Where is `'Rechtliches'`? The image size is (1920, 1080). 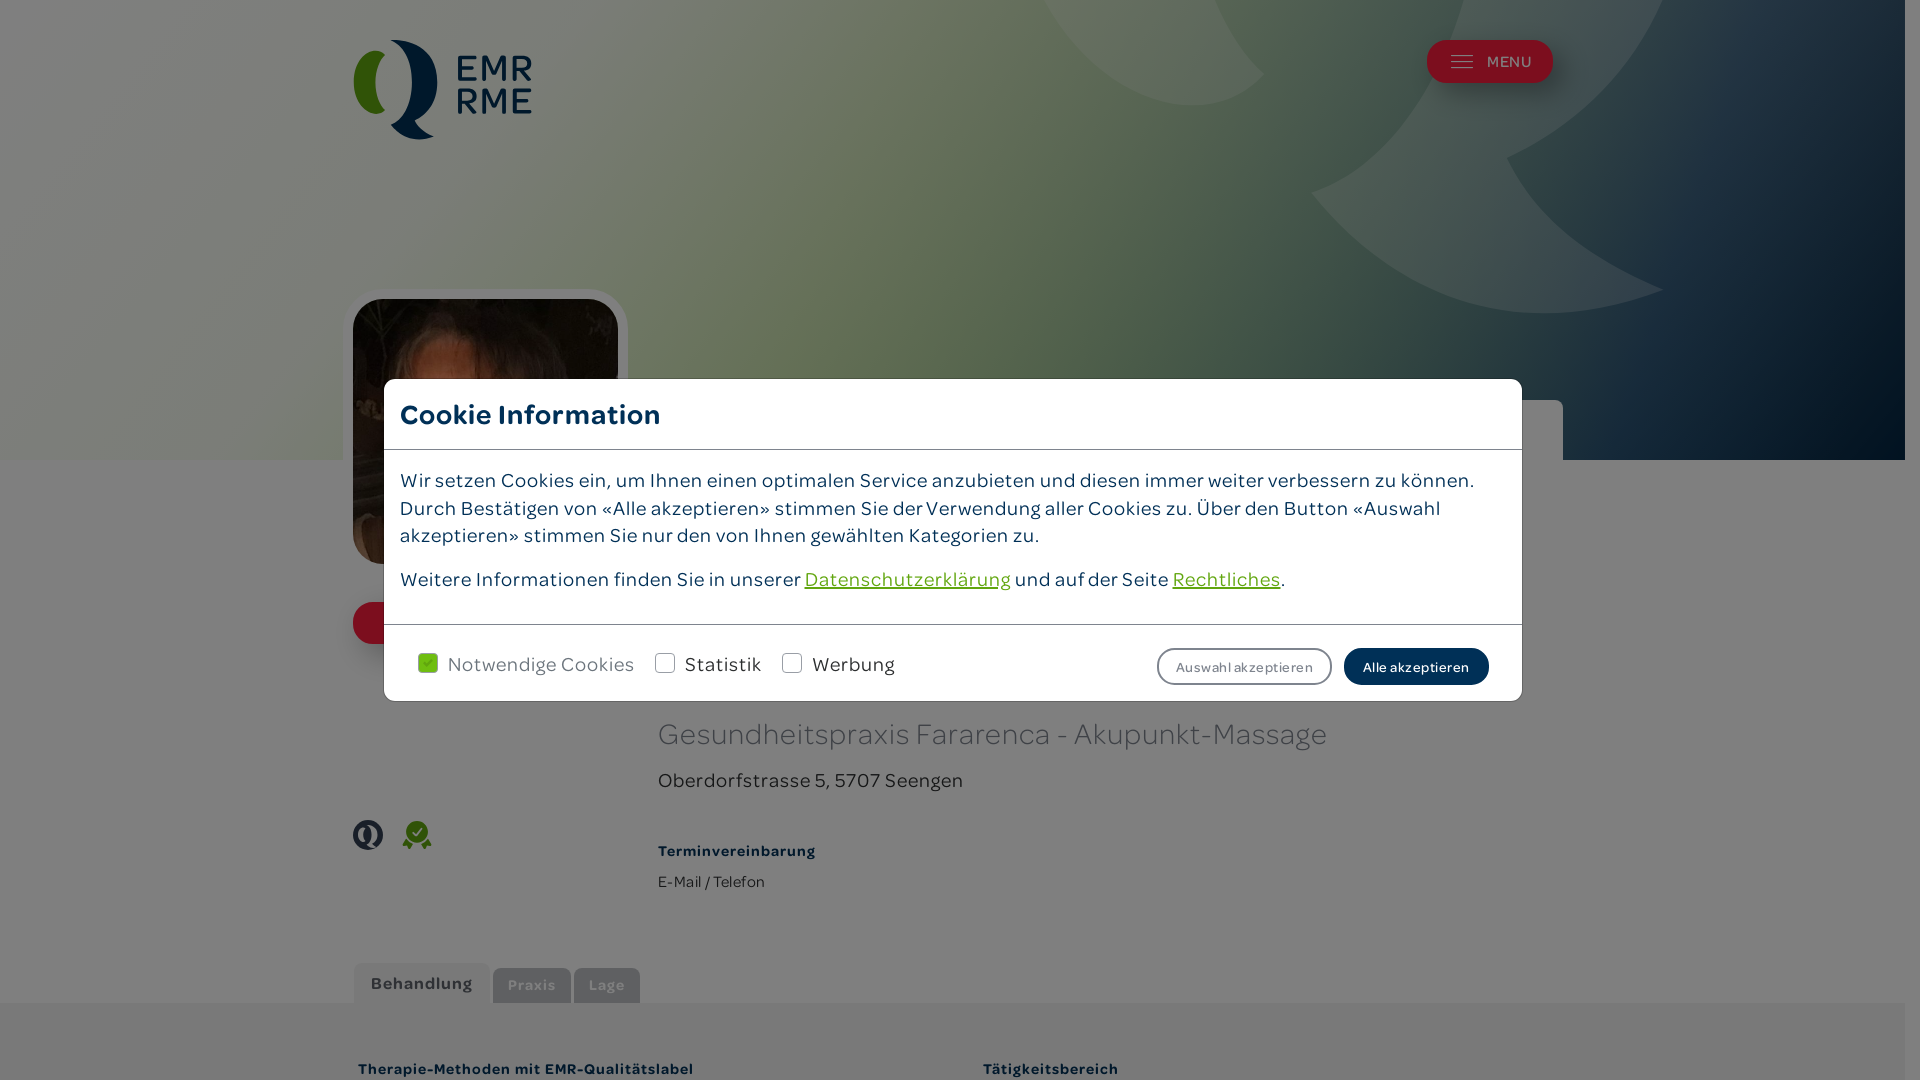
'Rechtliches' is located at coordinates (1171, 578).